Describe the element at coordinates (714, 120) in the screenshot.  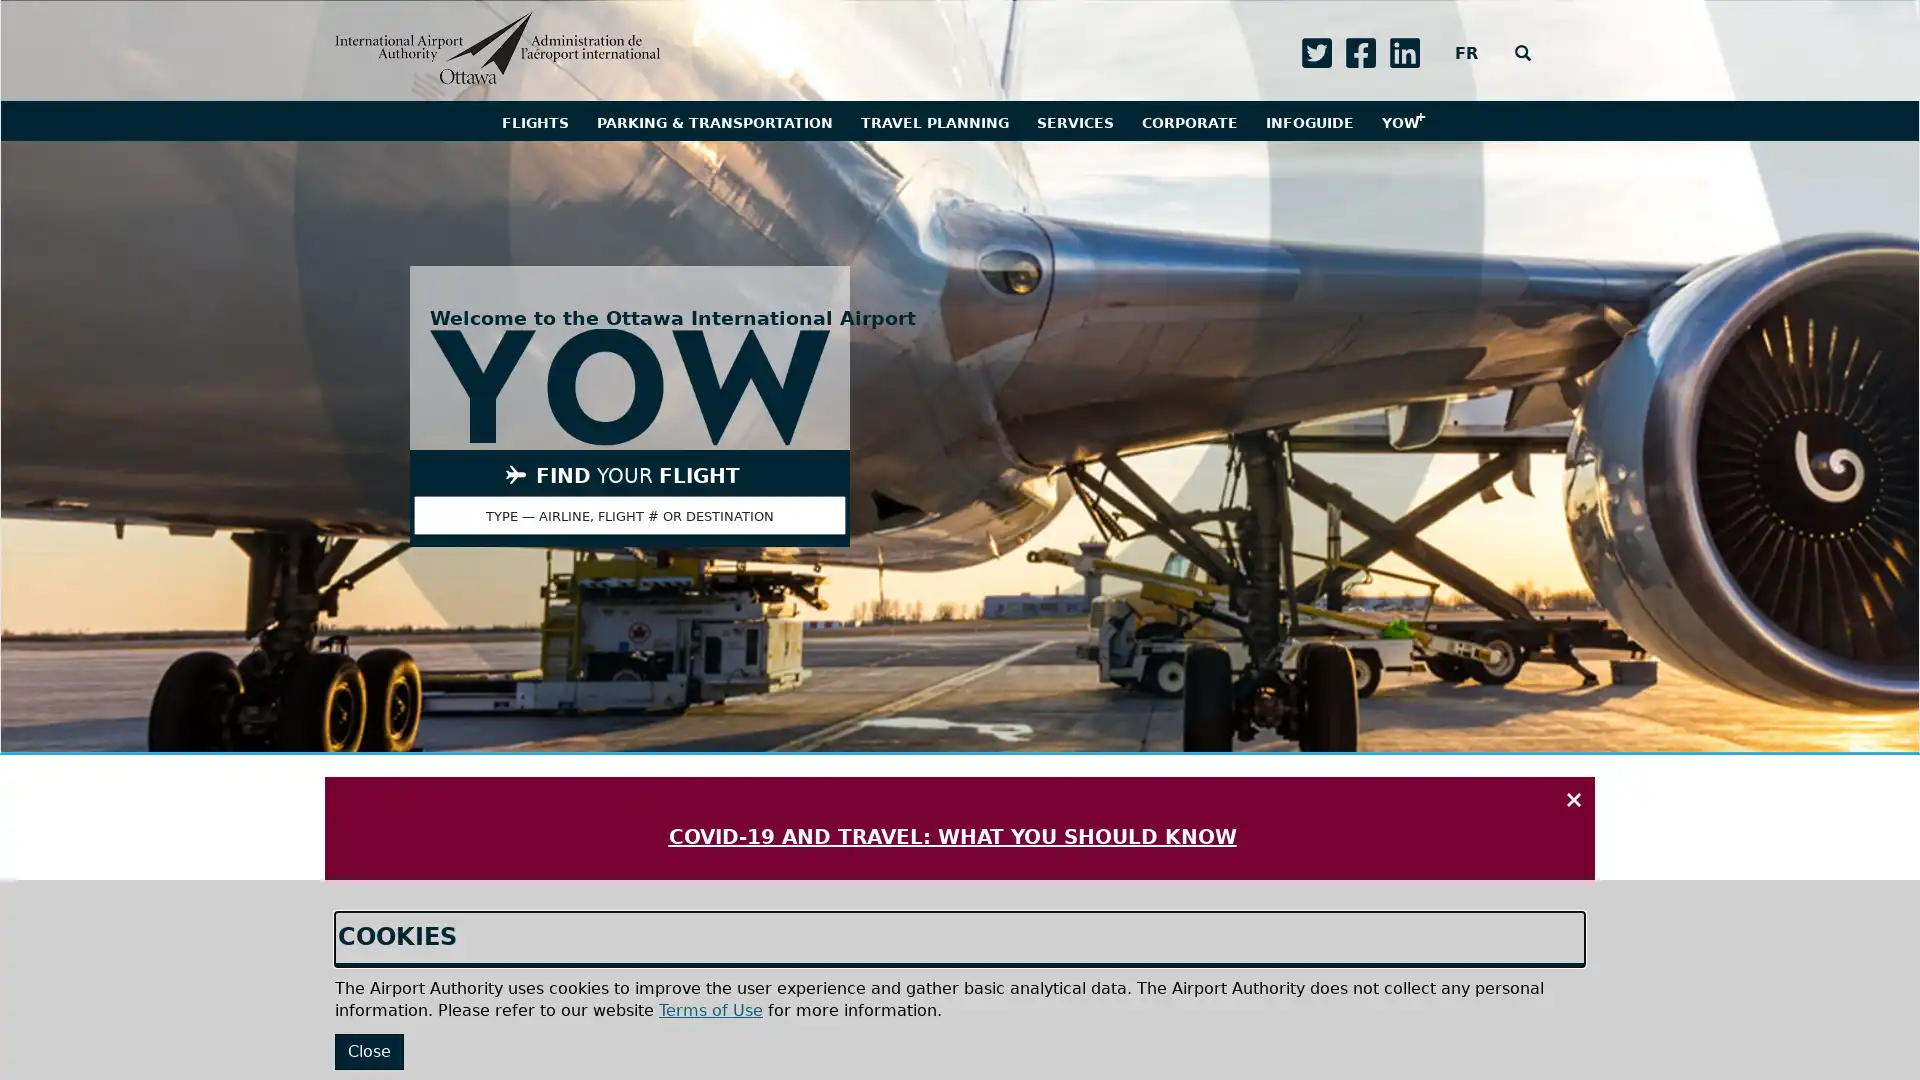
I see `Show Parking & Transportation Sub Menu` at that location.